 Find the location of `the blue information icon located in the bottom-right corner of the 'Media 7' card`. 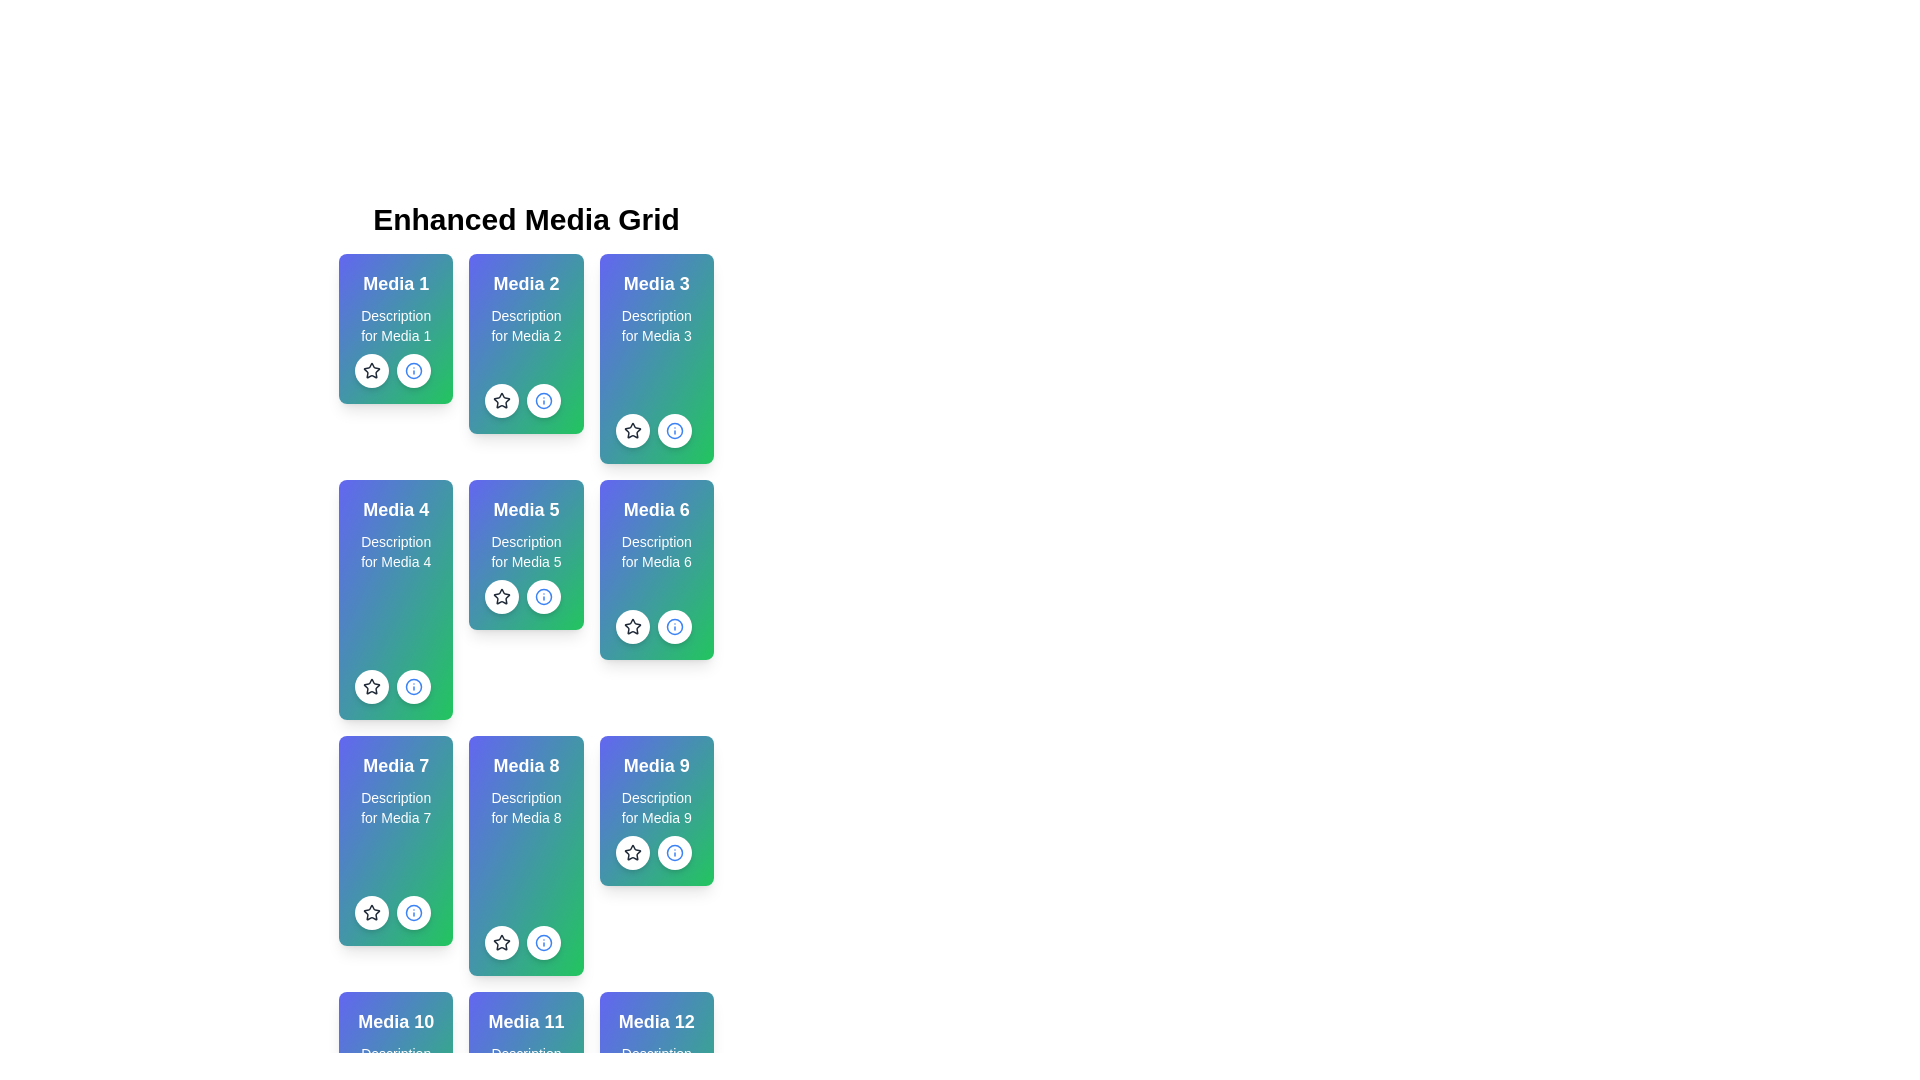

the blue information icon located in the bottom-right corner of the 'Media 7' card is located at coordinates (412, 913).